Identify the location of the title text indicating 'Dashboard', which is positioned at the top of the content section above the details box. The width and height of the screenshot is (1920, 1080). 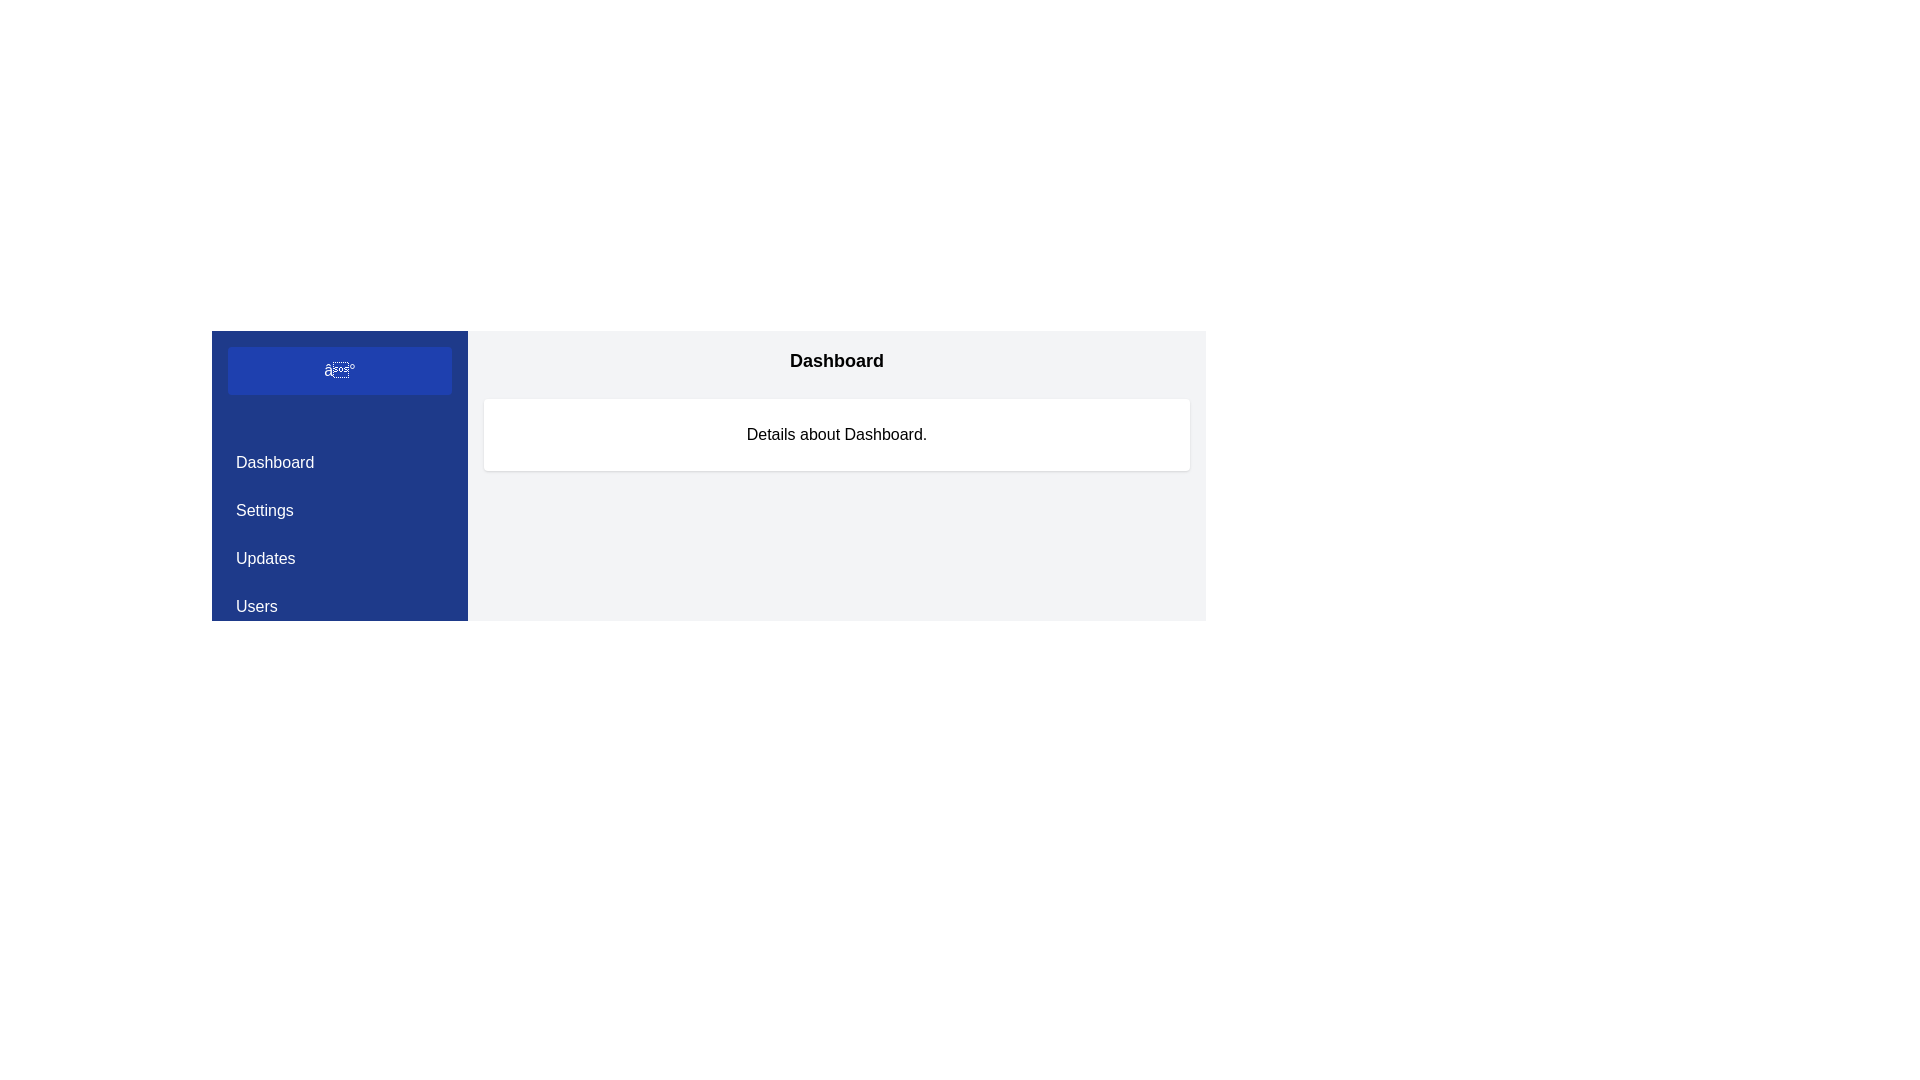
(836, 361).